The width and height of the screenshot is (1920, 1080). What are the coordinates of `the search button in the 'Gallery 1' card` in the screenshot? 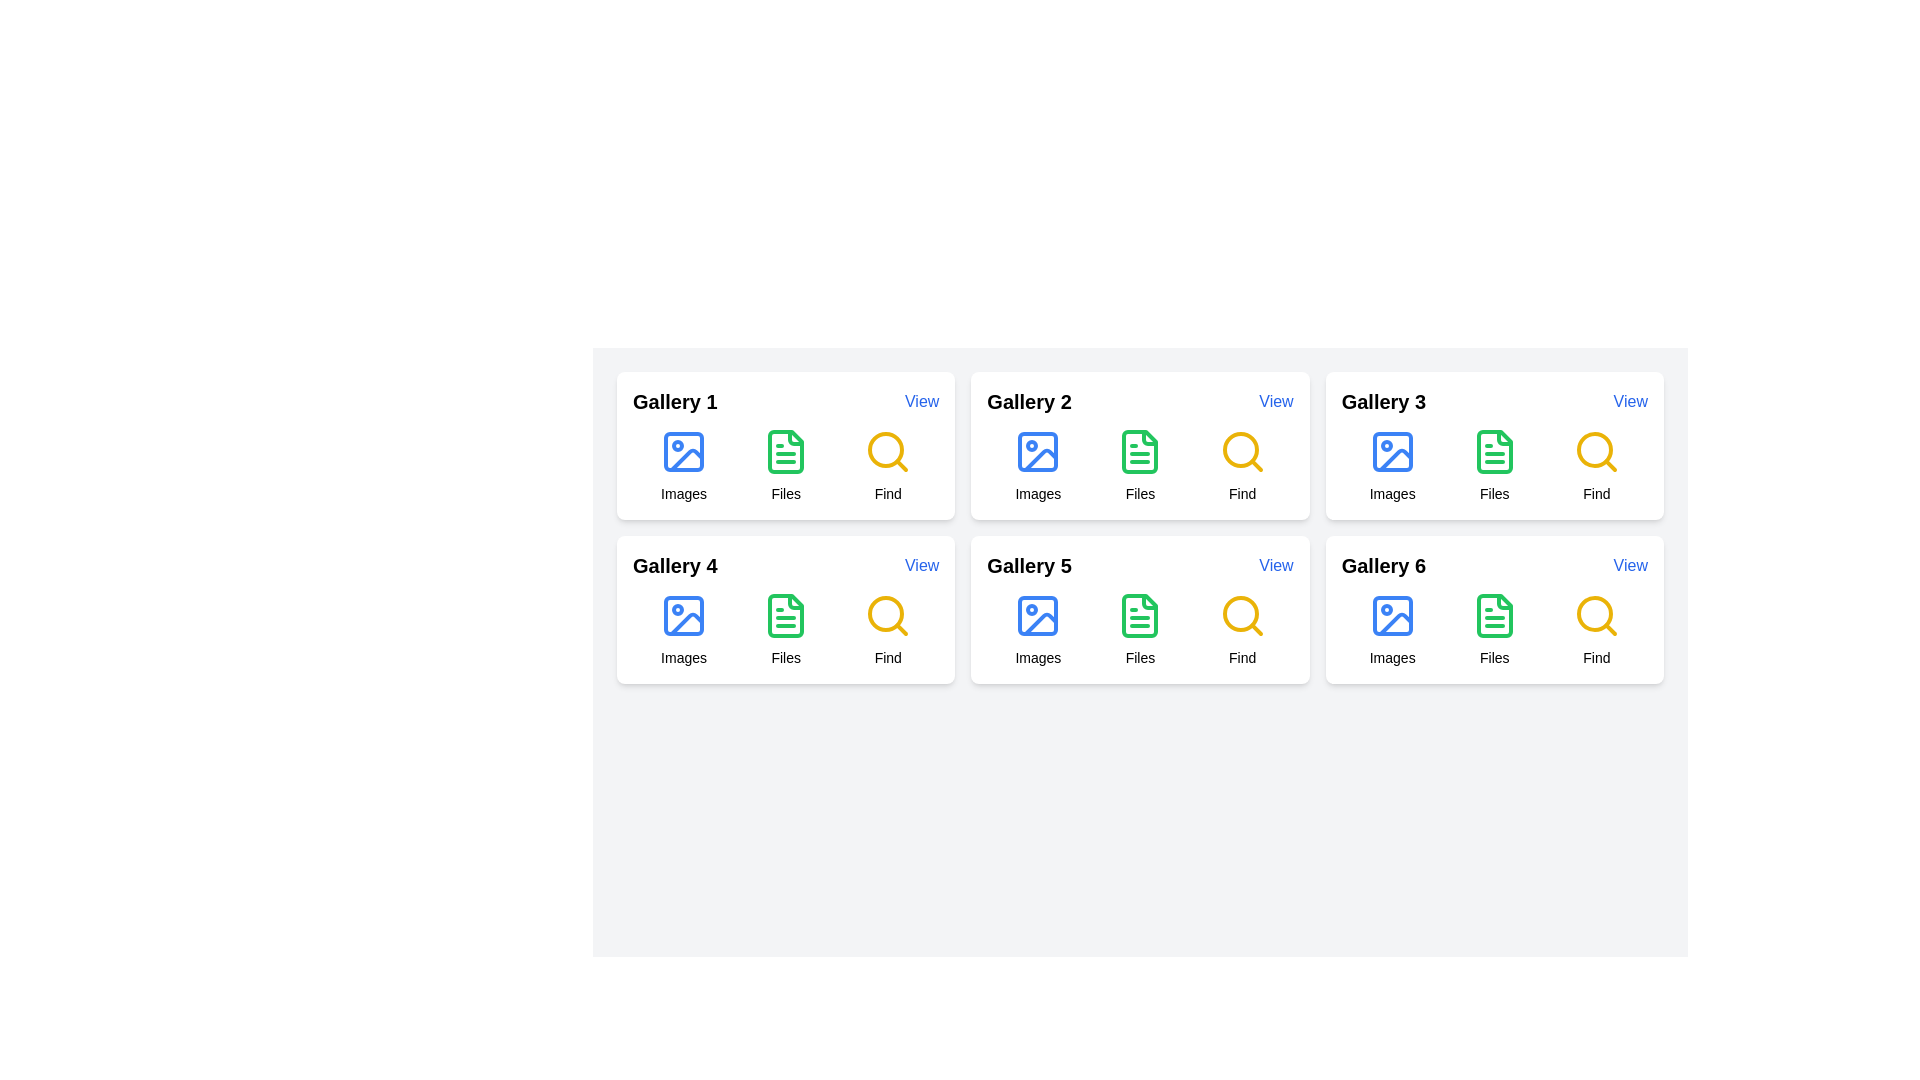 It's located at (887, 466).